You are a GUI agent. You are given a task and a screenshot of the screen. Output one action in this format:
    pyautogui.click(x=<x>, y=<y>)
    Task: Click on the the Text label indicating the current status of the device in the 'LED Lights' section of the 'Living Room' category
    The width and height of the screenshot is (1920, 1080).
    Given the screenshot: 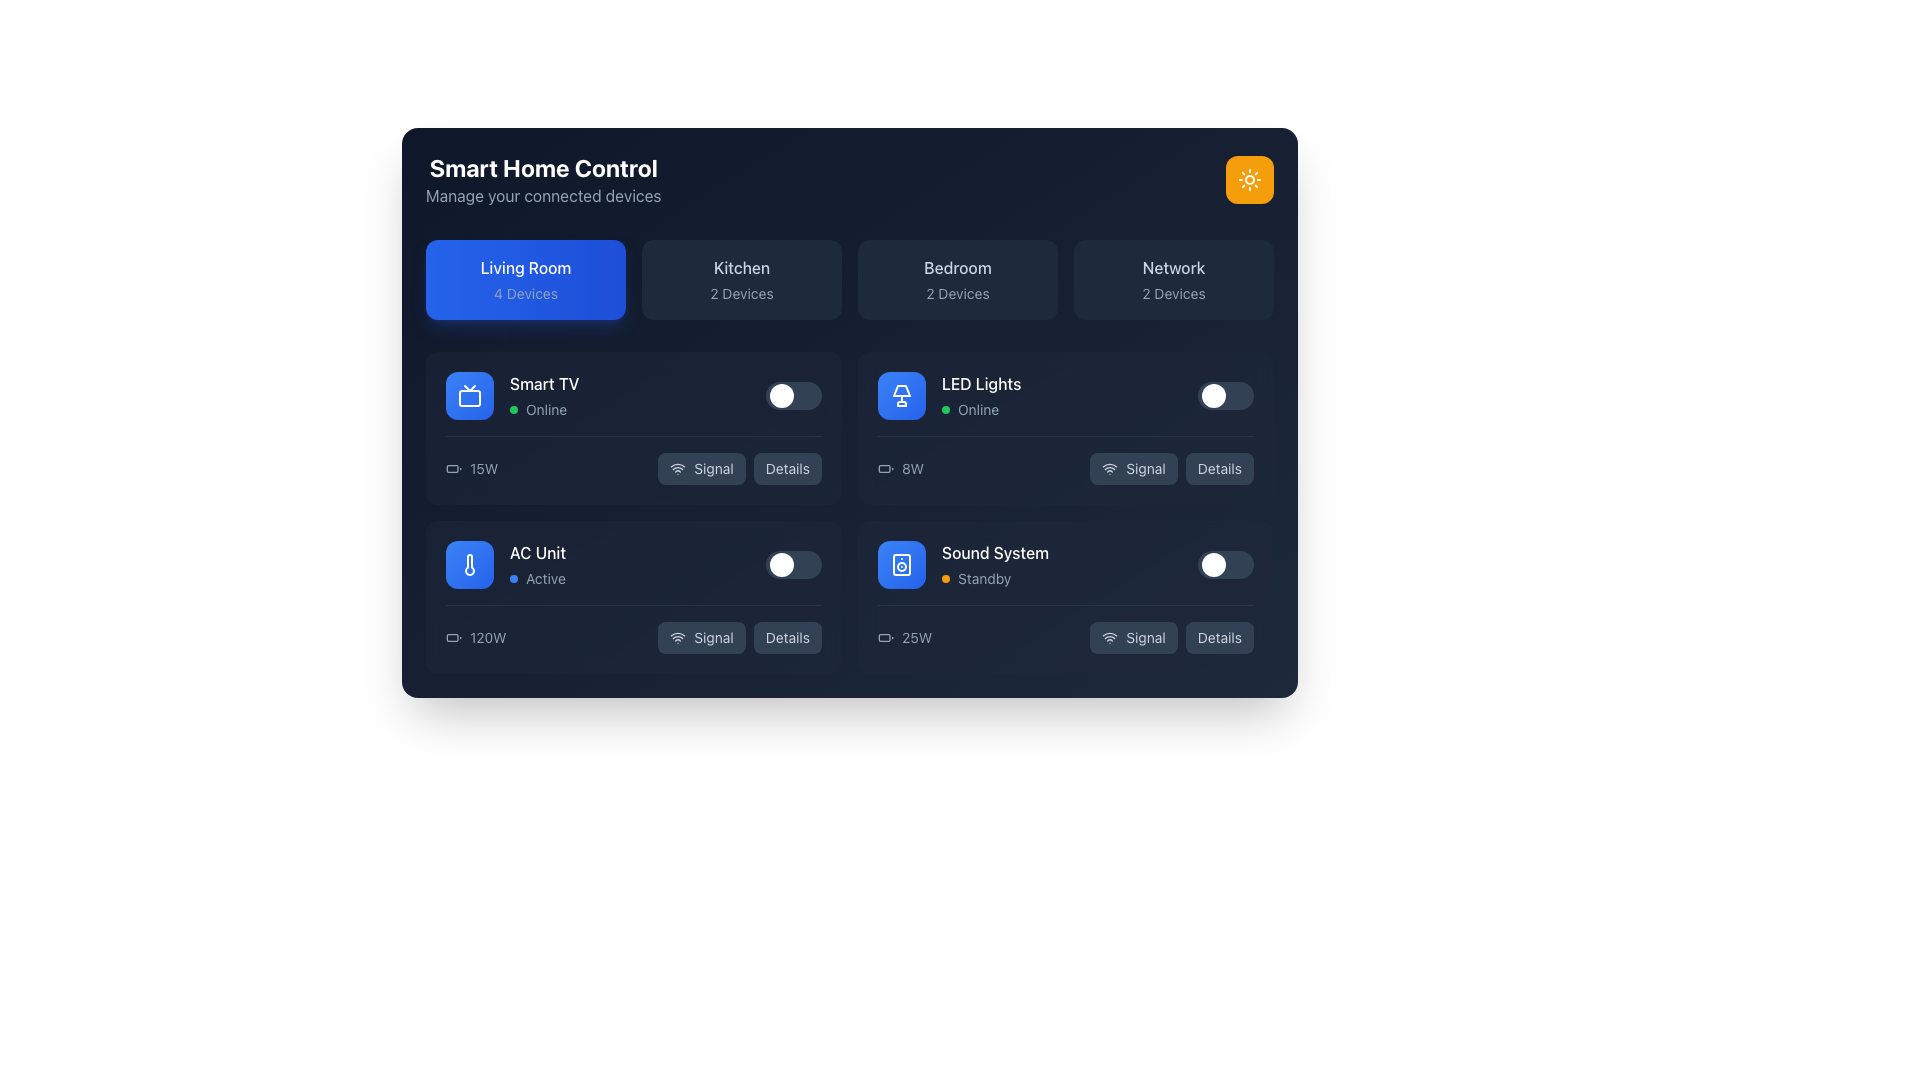 What is the action you would take?
    pyautogui.click(x=978, y=408)
    